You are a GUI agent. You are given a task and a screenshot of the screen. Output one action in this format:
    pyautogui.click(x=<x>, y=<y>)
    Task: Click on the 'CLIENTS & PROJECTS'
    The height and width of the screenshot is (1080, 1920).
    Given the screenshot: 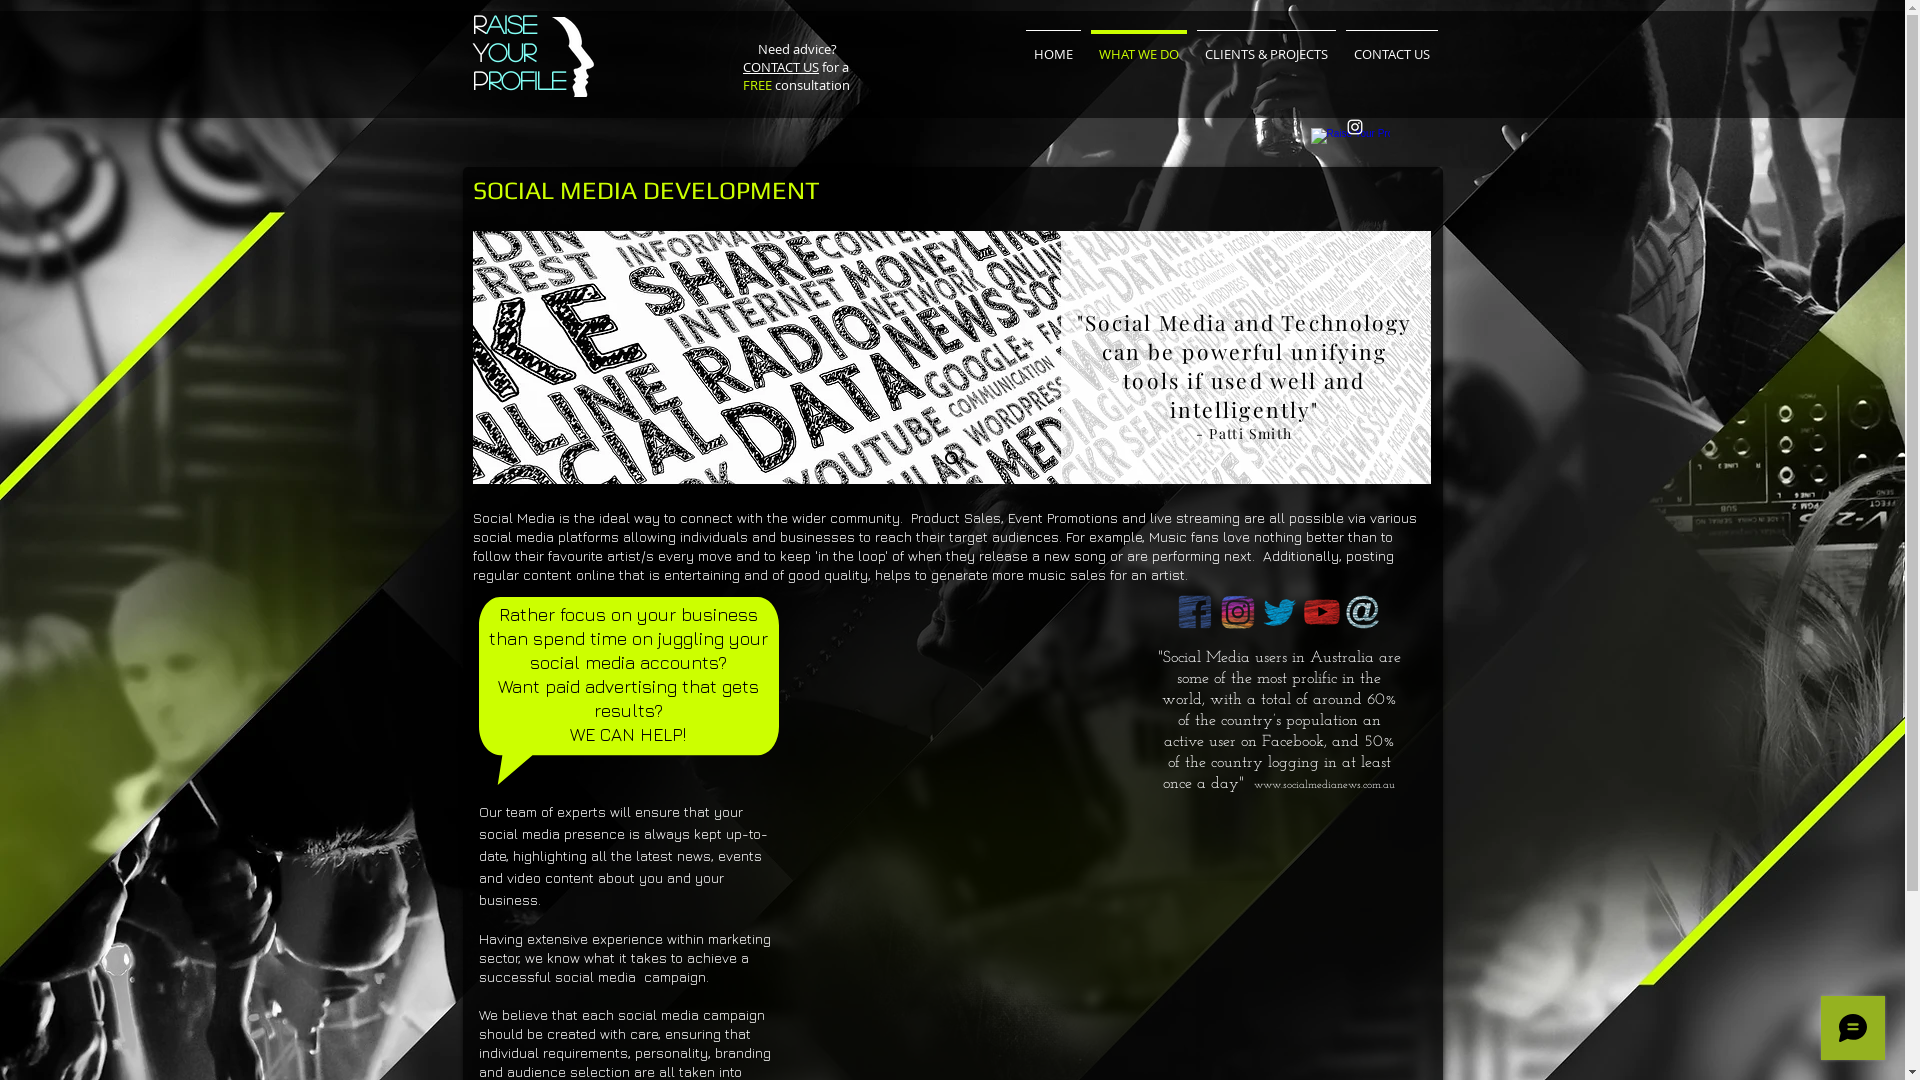 What is the action you would take?
    pyautogui.click(x=1265, y=45)
    